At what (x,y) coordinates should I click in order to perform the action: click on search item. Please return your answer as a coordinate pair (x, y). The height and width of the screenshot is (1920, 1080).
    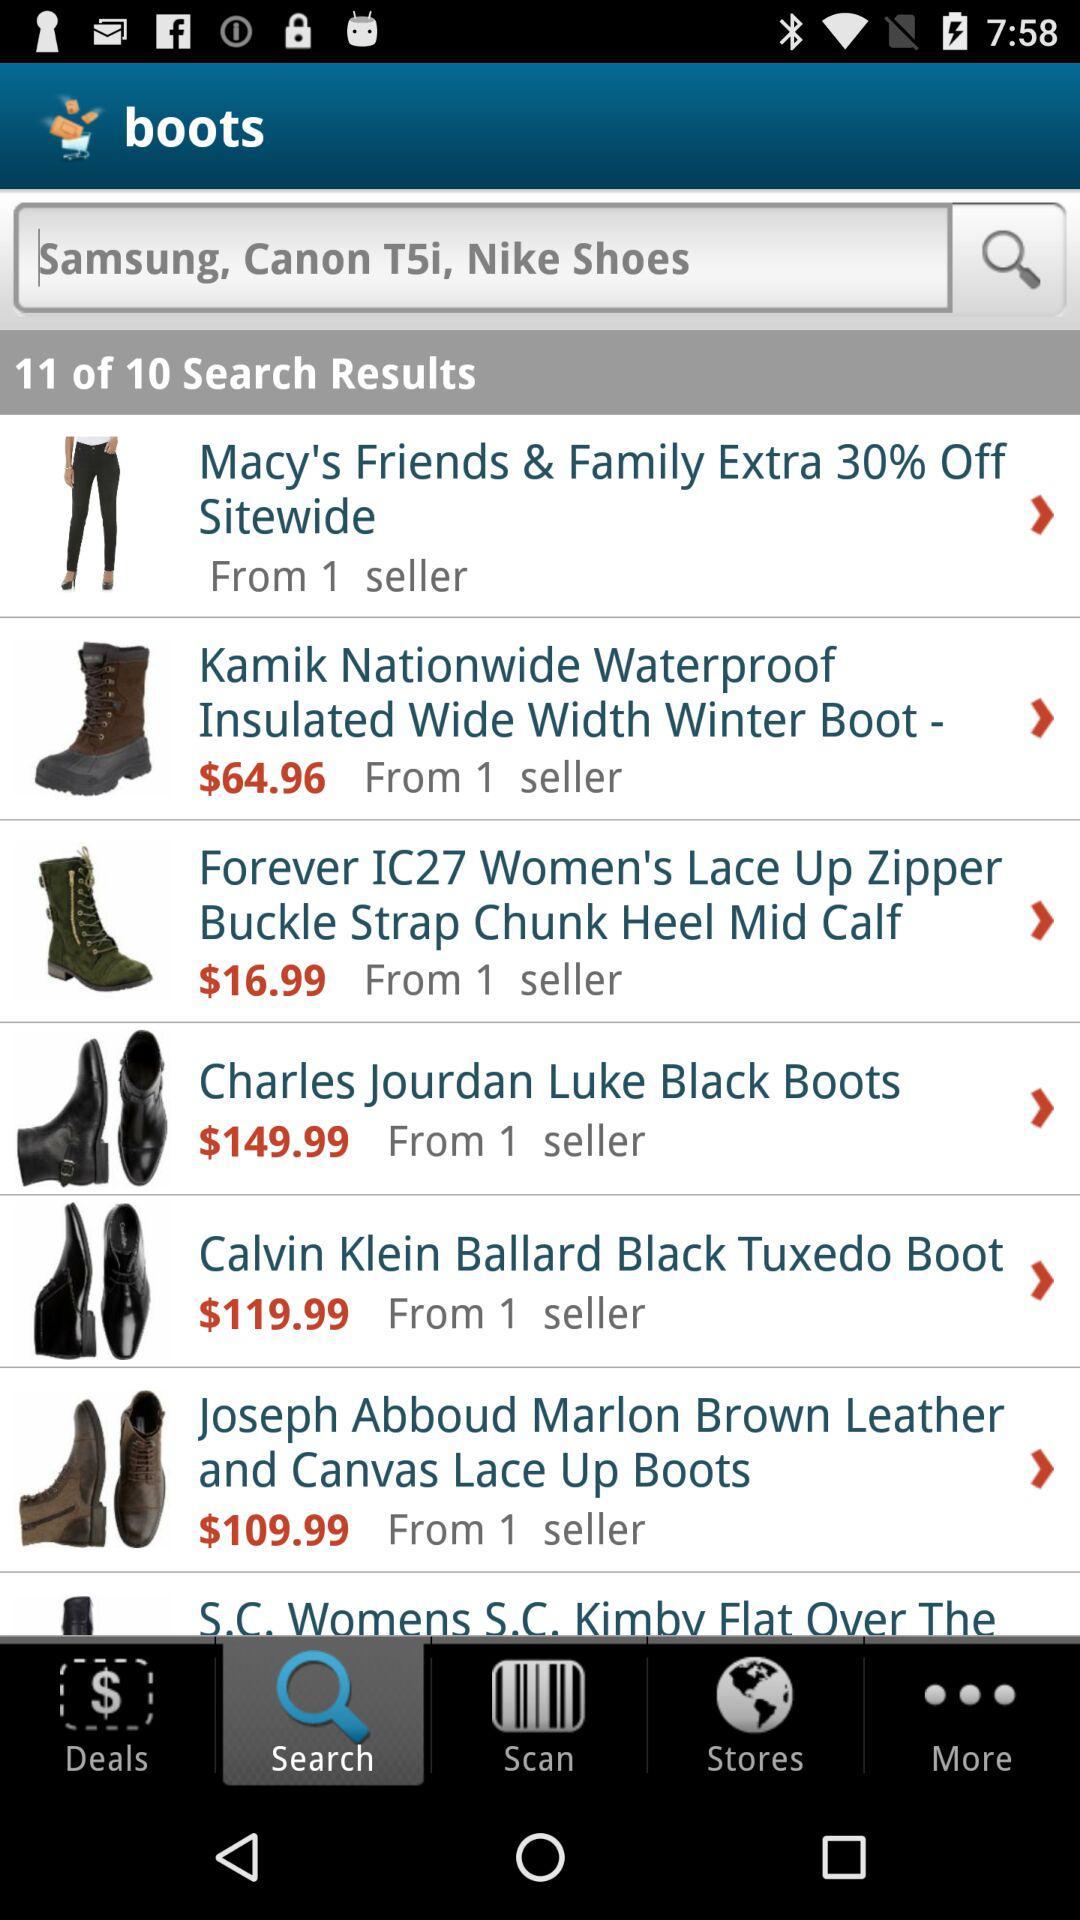
    Looking at the image, I should click on (482, 256).